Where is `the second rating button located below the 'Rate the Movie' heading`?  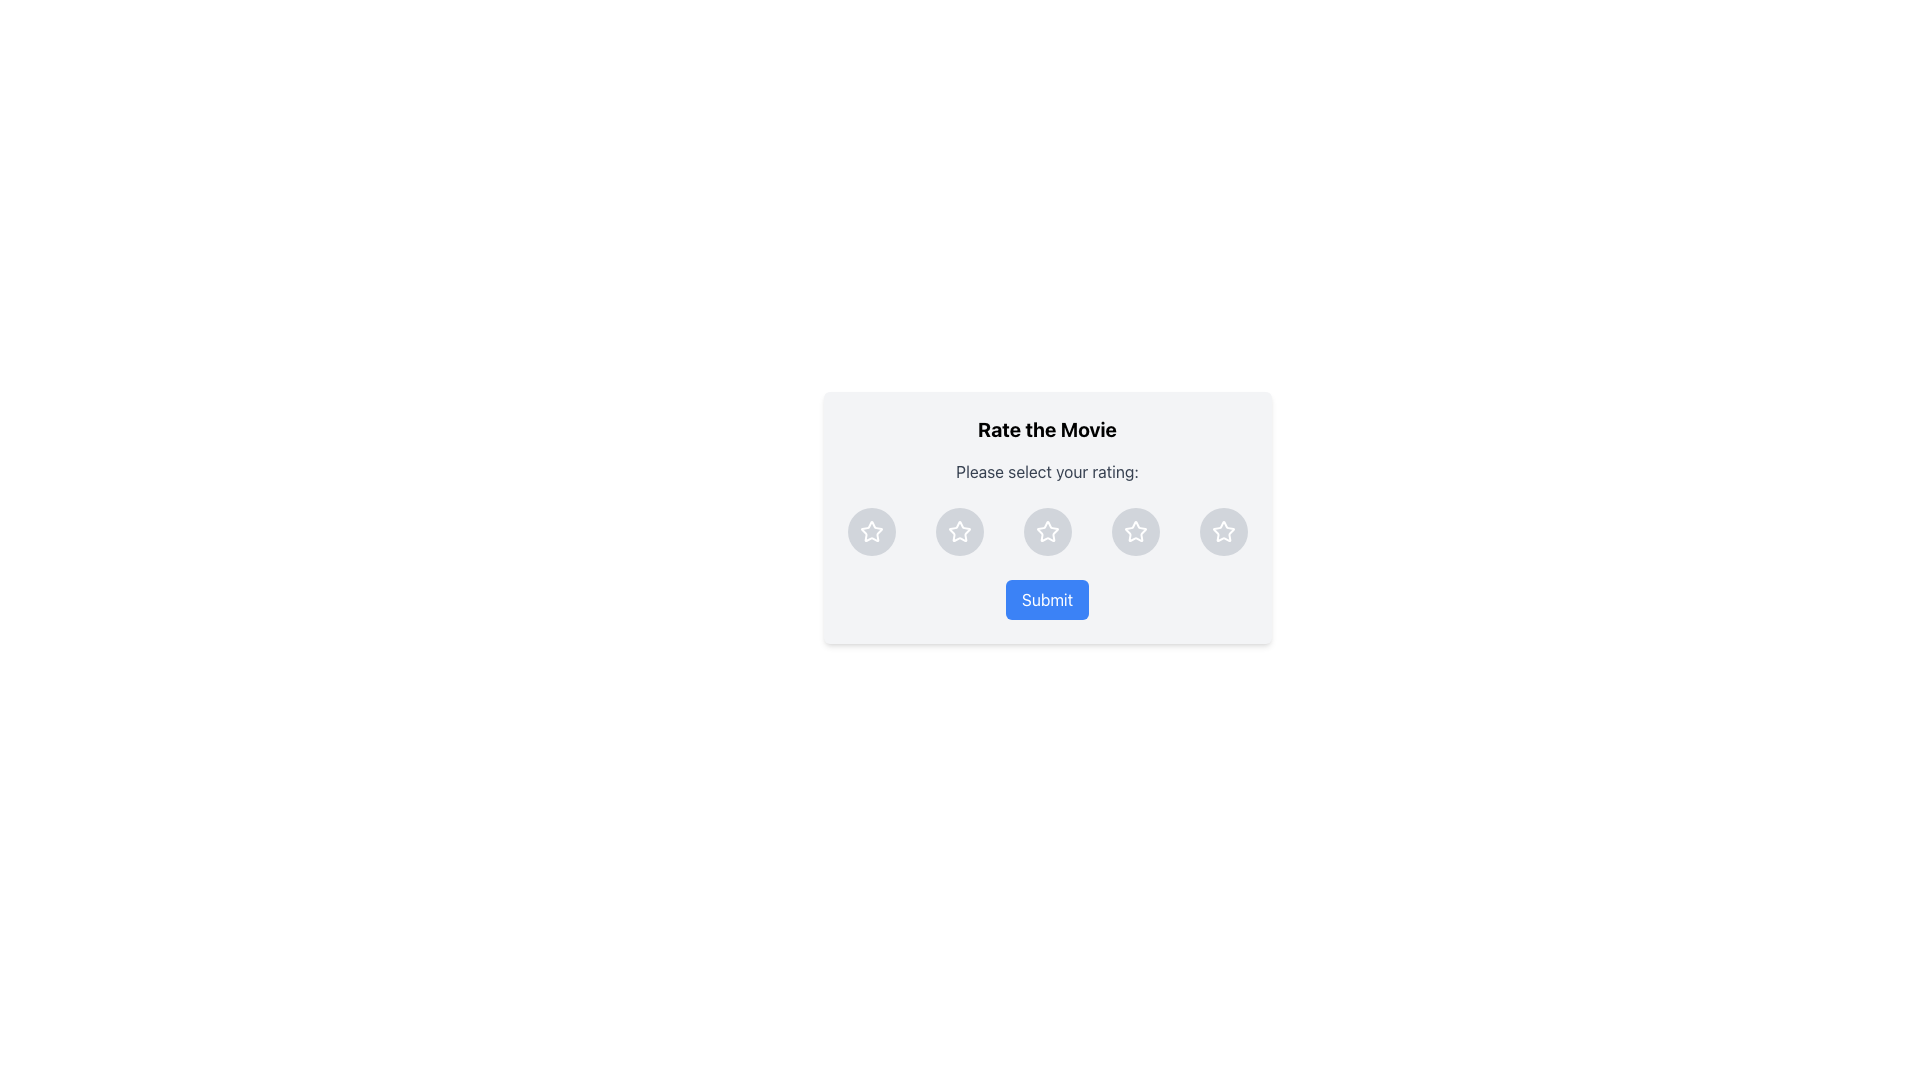
the second rating button located below the 'Rate the Movie' heading is located at coordinates (958, 531).